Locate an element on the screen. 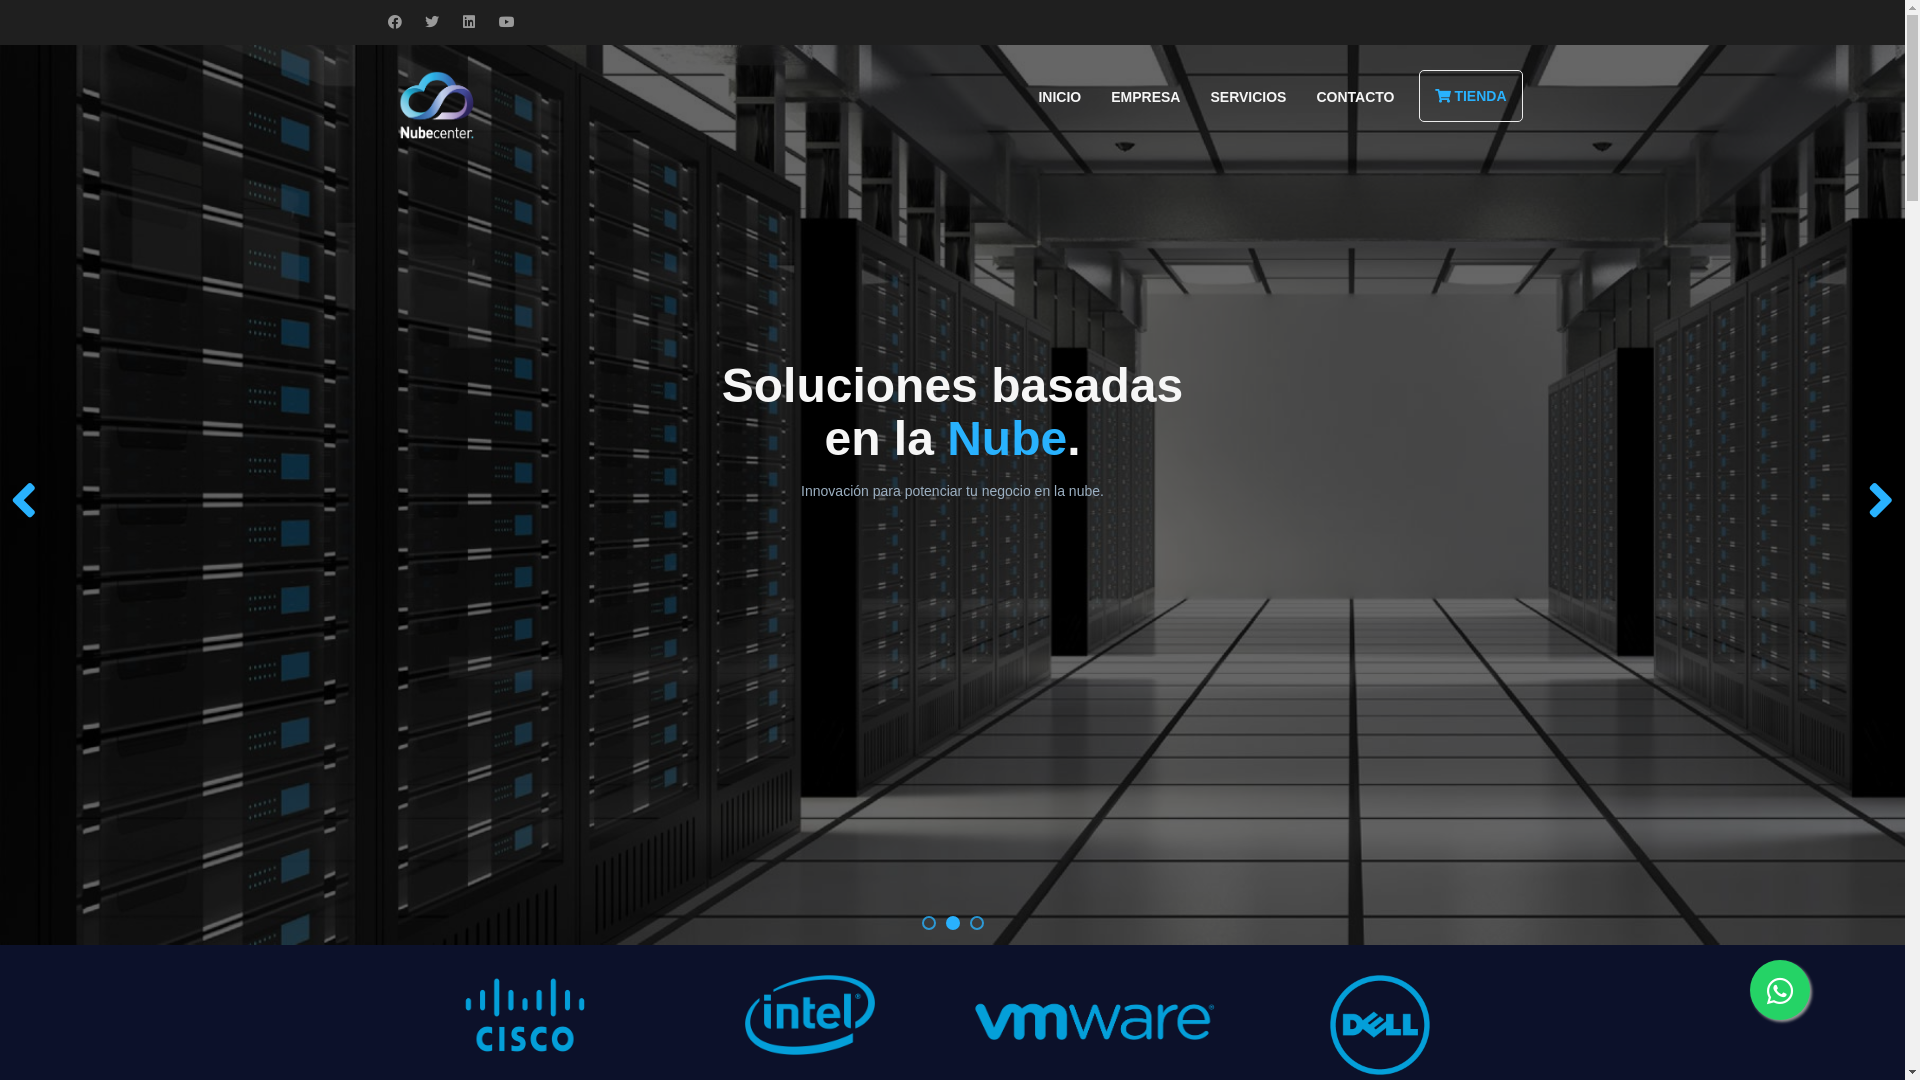 The width and height of the screenshot is (1920, 1080). 'TIENDA' is located at coordinates (1469, 96).